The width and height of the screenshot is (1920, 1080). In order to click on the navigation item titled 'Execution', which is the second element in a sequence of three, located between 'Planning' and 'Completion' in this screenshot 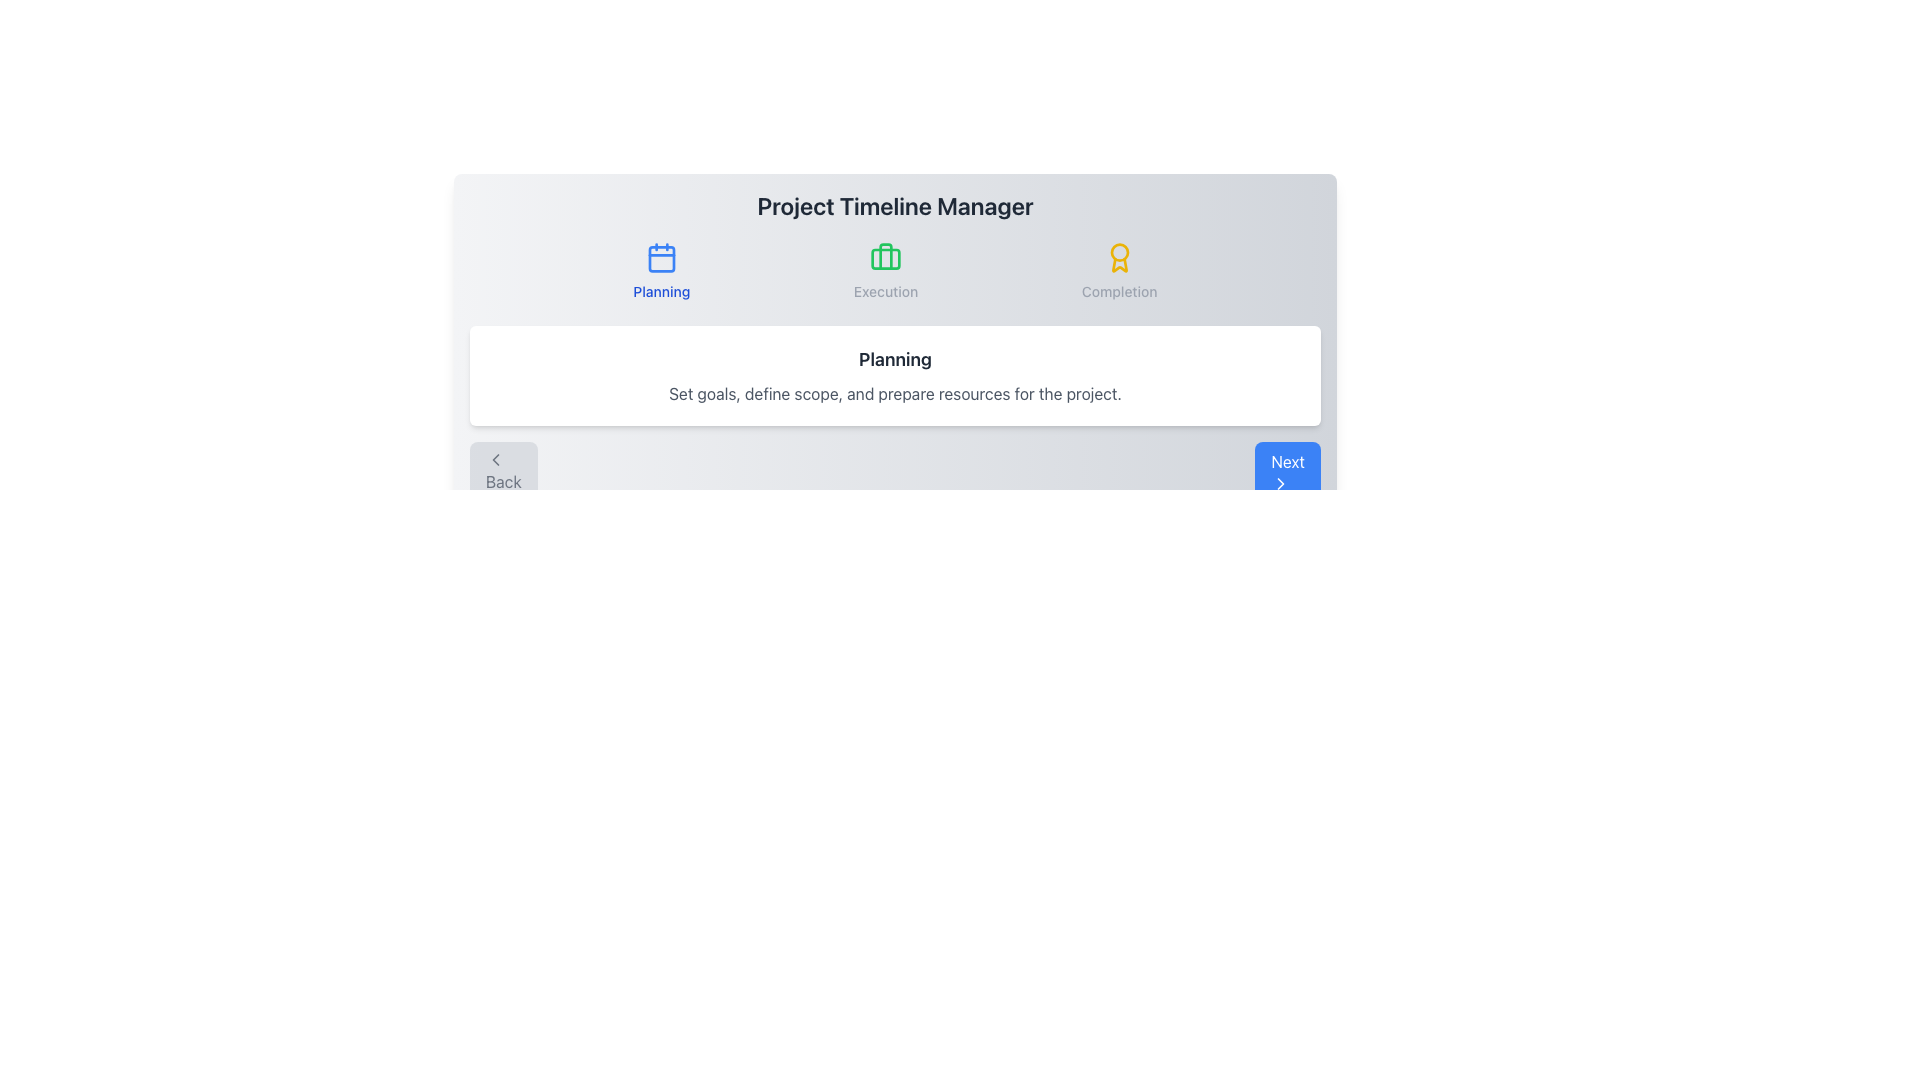, I will do `click(885, 272)`.